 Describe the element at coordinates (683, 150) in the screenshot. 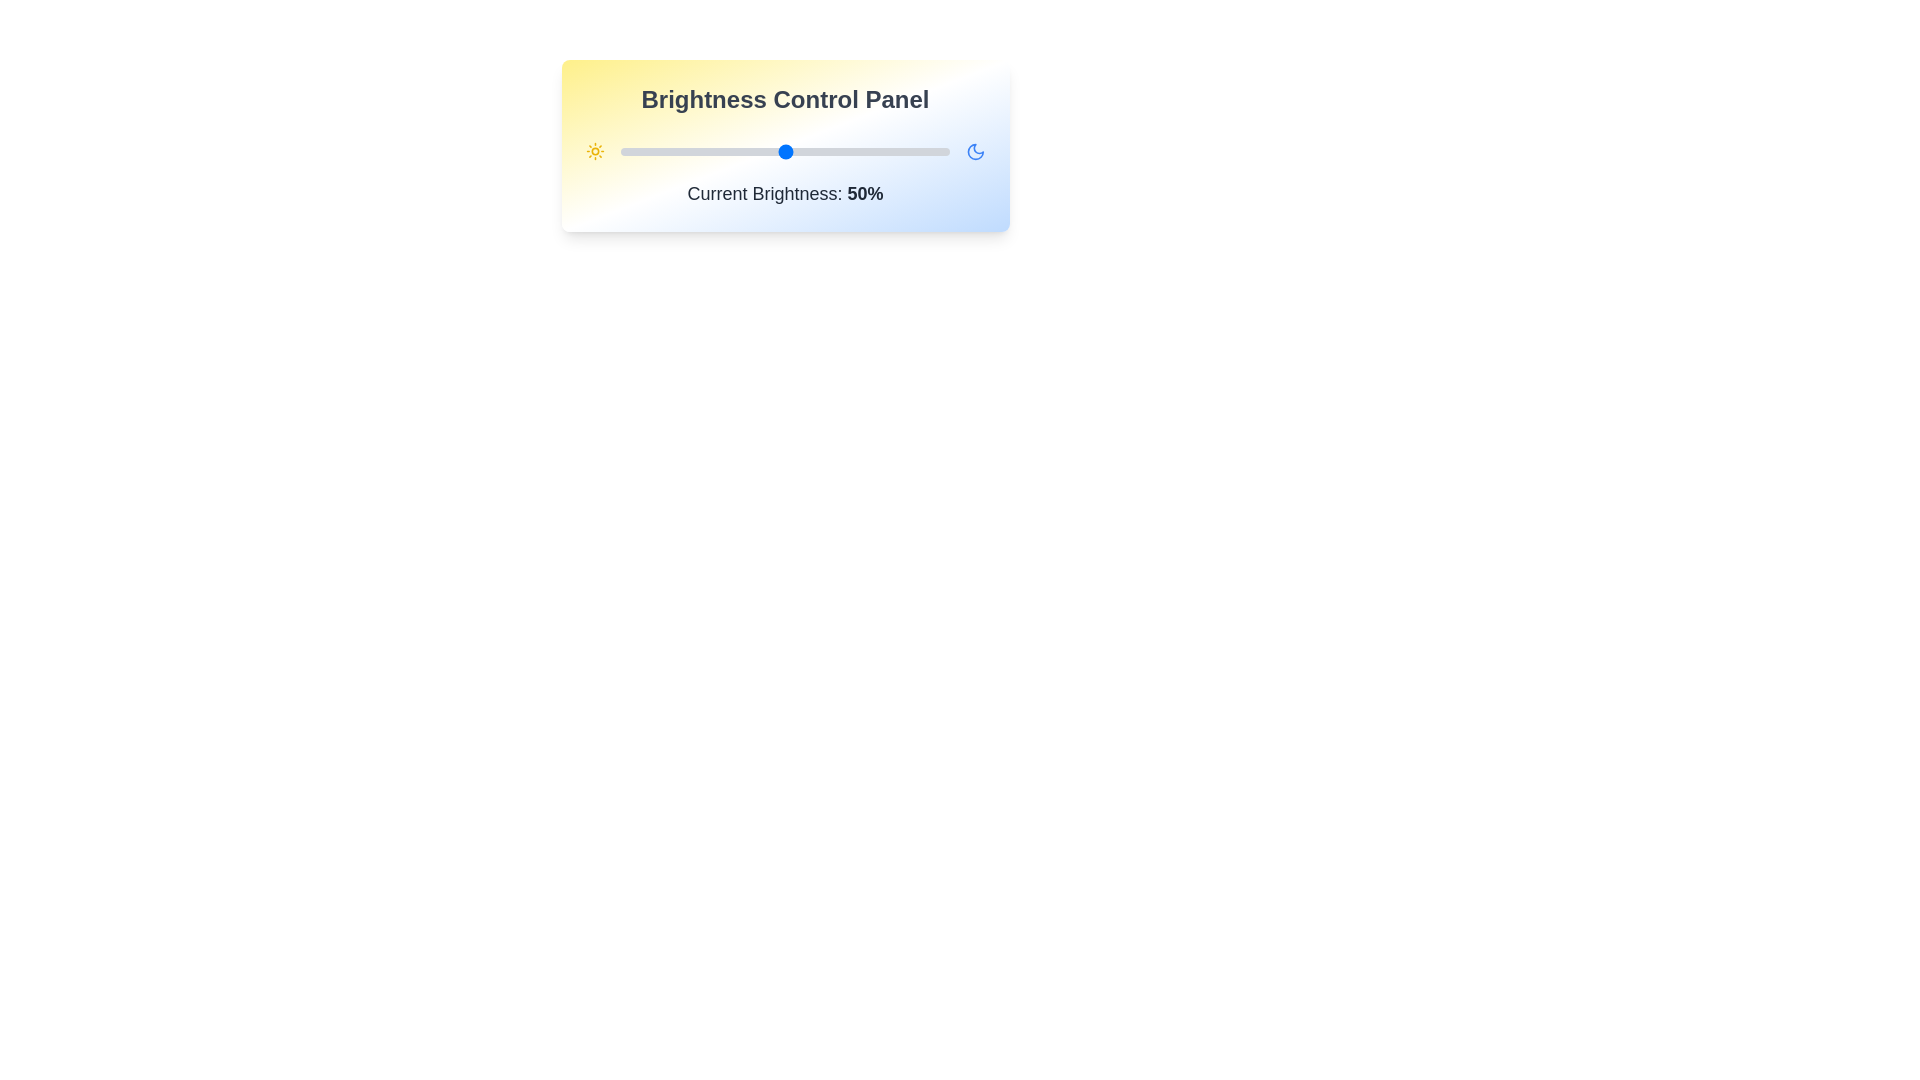

I see `the brightness` at that location.